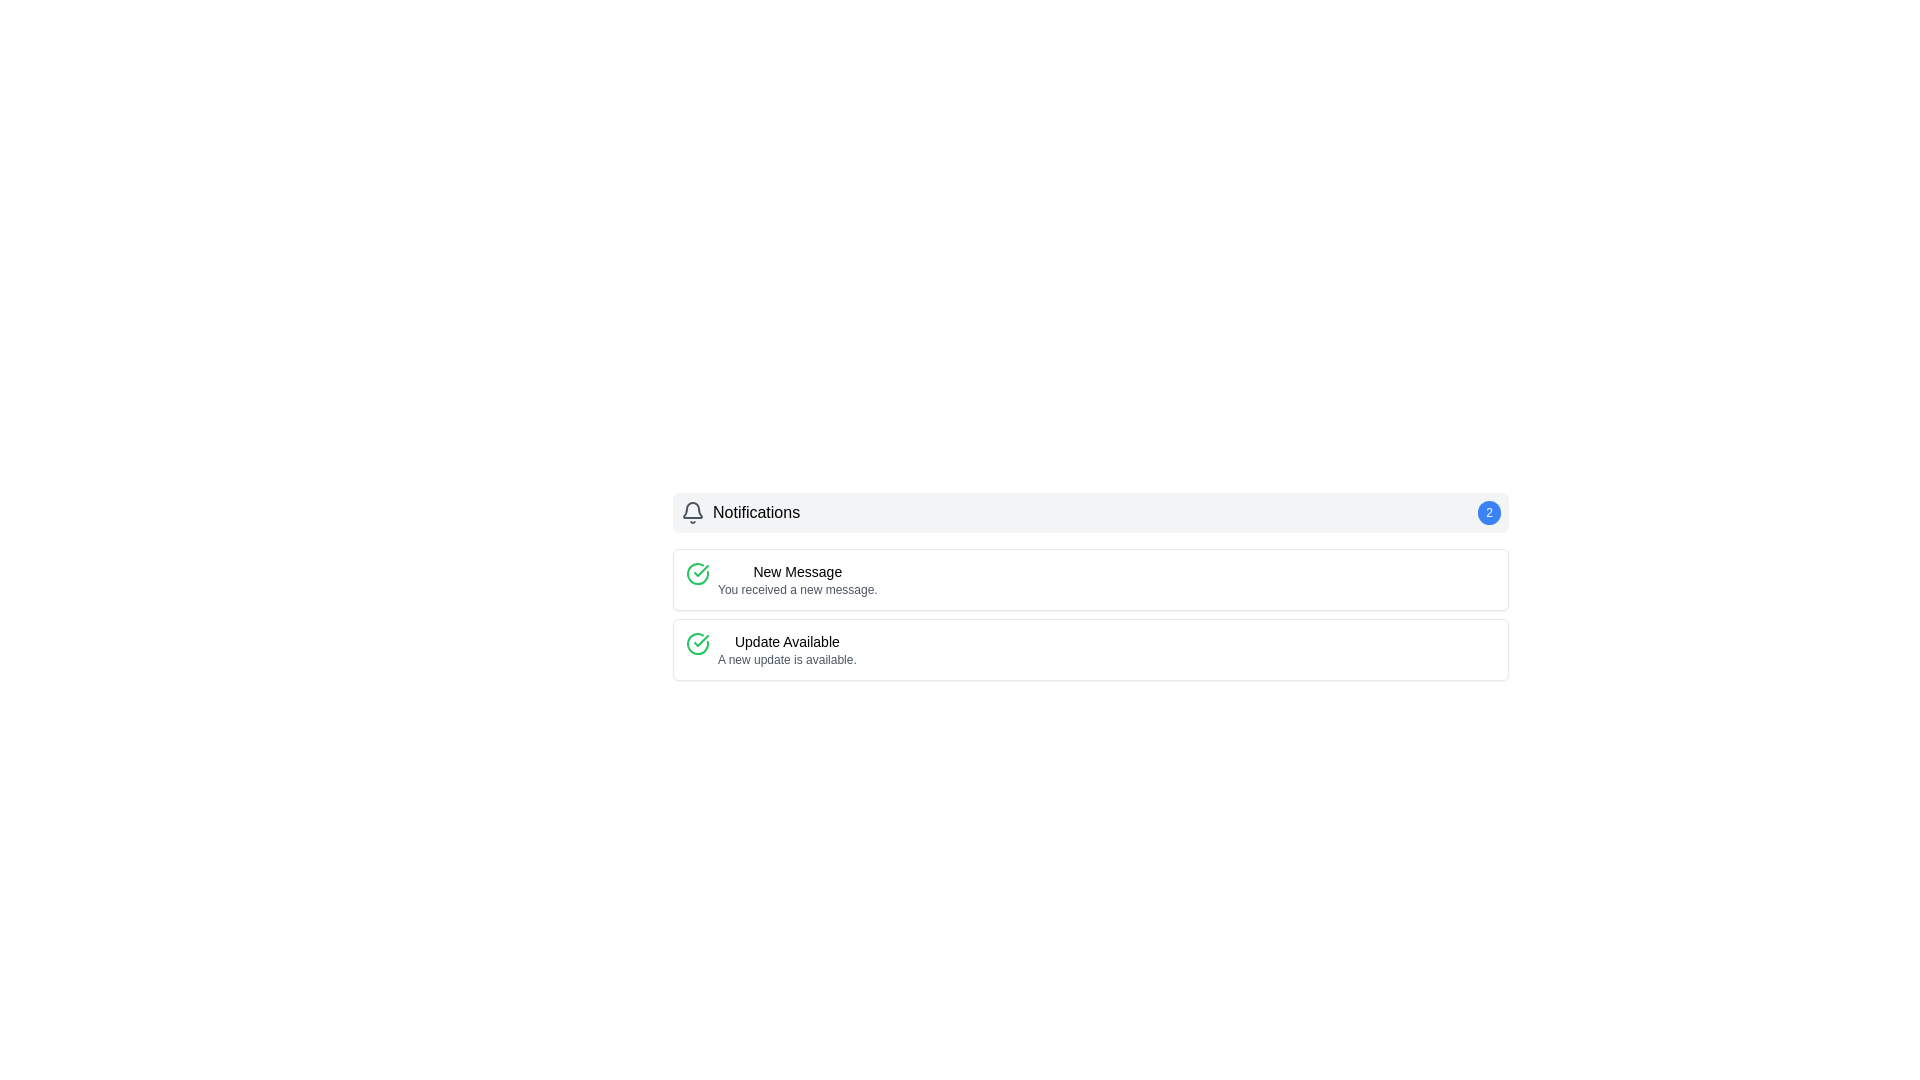 The image size is (1920, 1080). Describe the element at coordinates (796, 571) in the screenshot. I see `the text element displaying 'New Message' in bold, located at the top of the notification box` at that location.